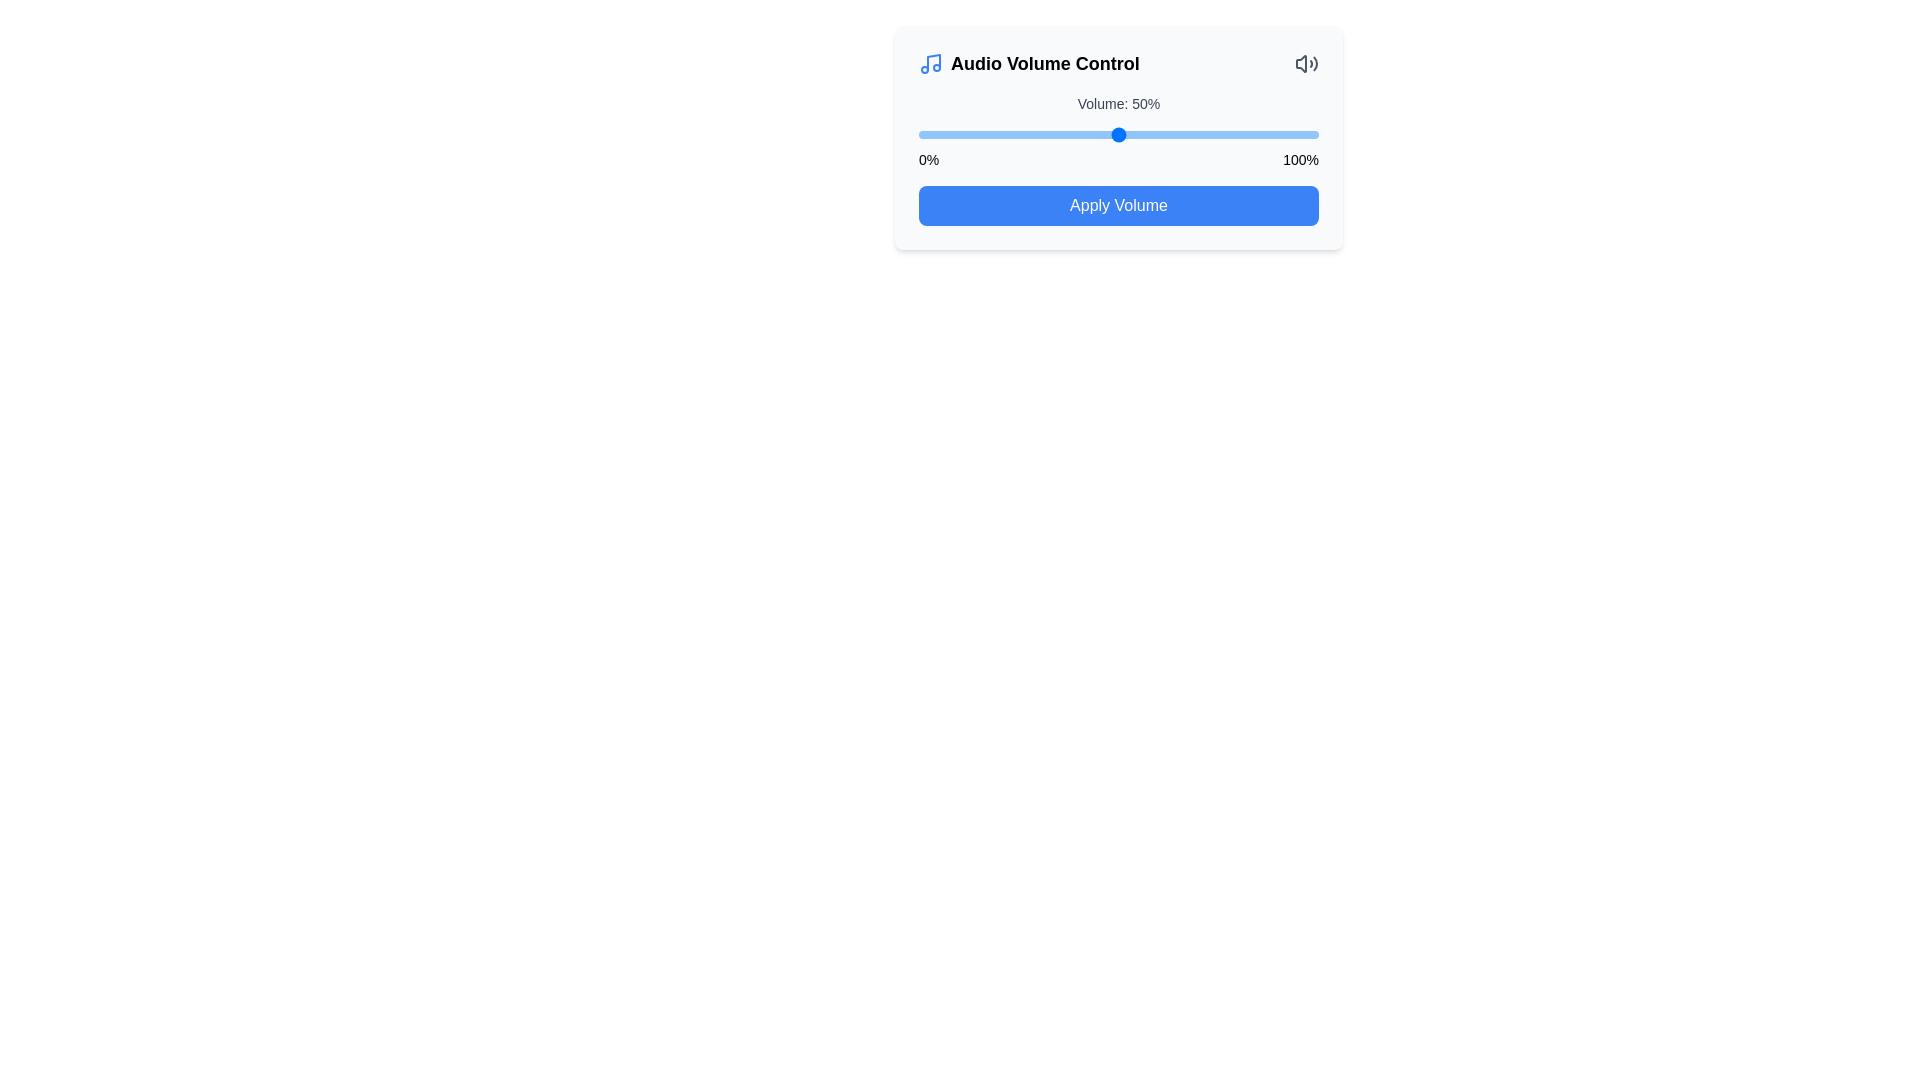 The height and width of the screenshot is (1080, 1920). What do you see at coordinates (1134, 135) in the screenshot?
I see `the volume level` at bounding box center [1134, 135].